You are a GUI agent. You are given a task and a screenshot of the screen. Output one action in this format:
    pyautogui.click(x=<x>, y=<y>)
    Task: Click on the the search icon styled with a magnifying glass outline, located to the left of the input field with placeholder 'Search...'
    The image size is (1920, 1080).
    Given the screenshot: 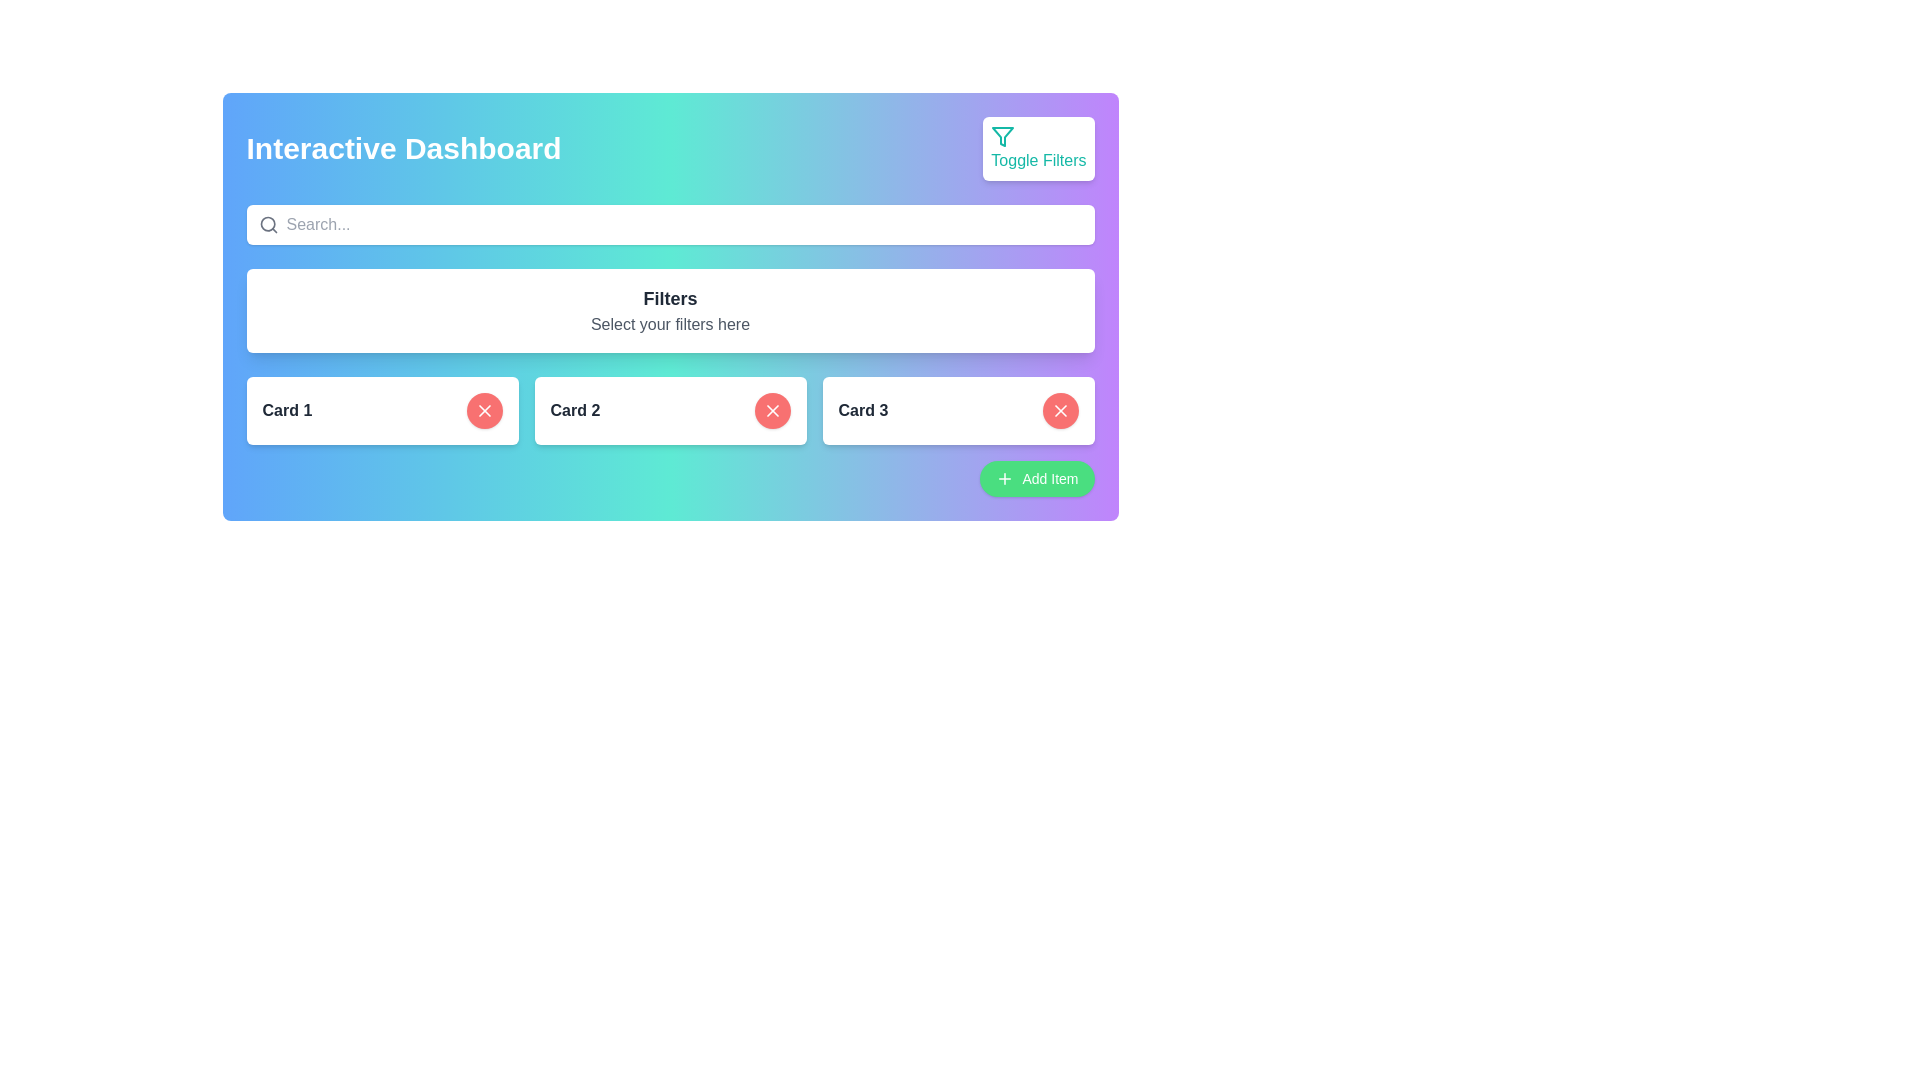 What is the action you would take?
    pyautogui.click(x=267, y=224)
    